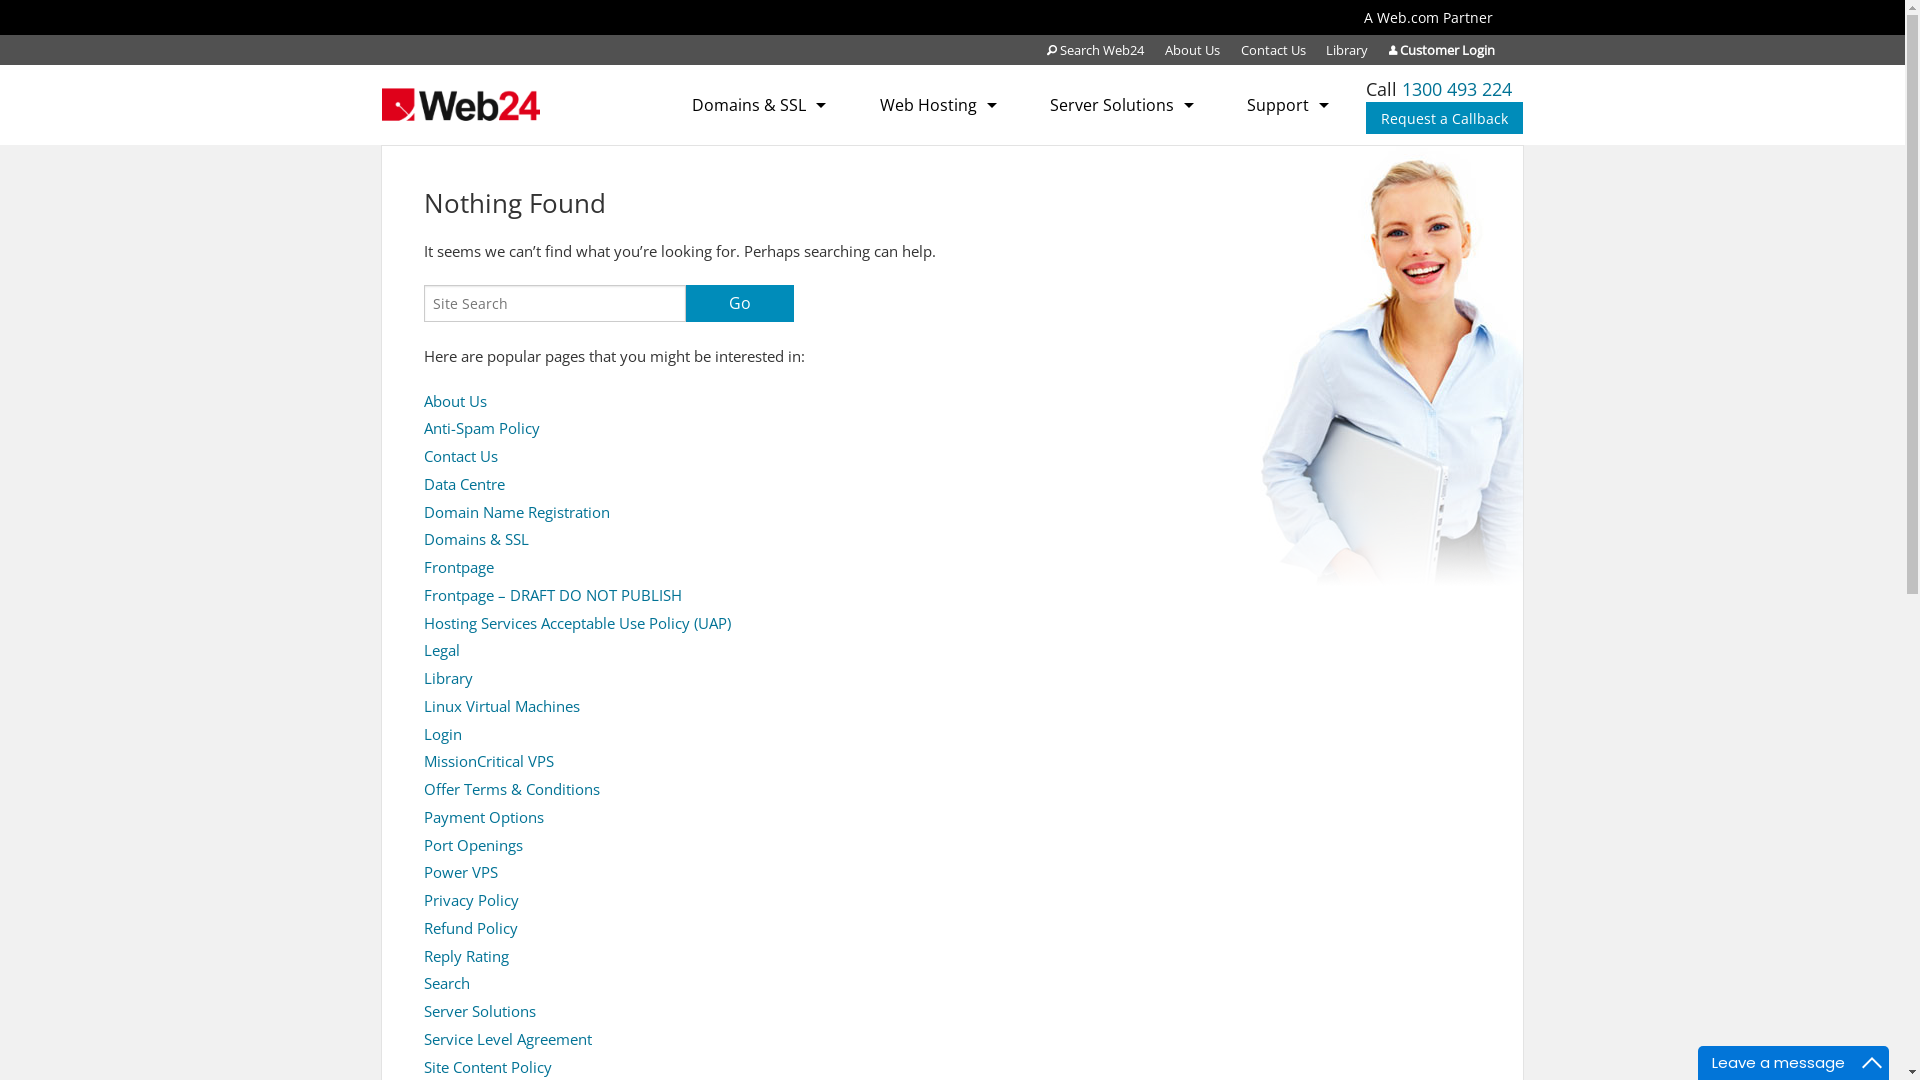  What do you see at coordinates (481, 427) in the screenshot?
I see `'Anti-Spam Policy'` at bounding box center [481, 427].